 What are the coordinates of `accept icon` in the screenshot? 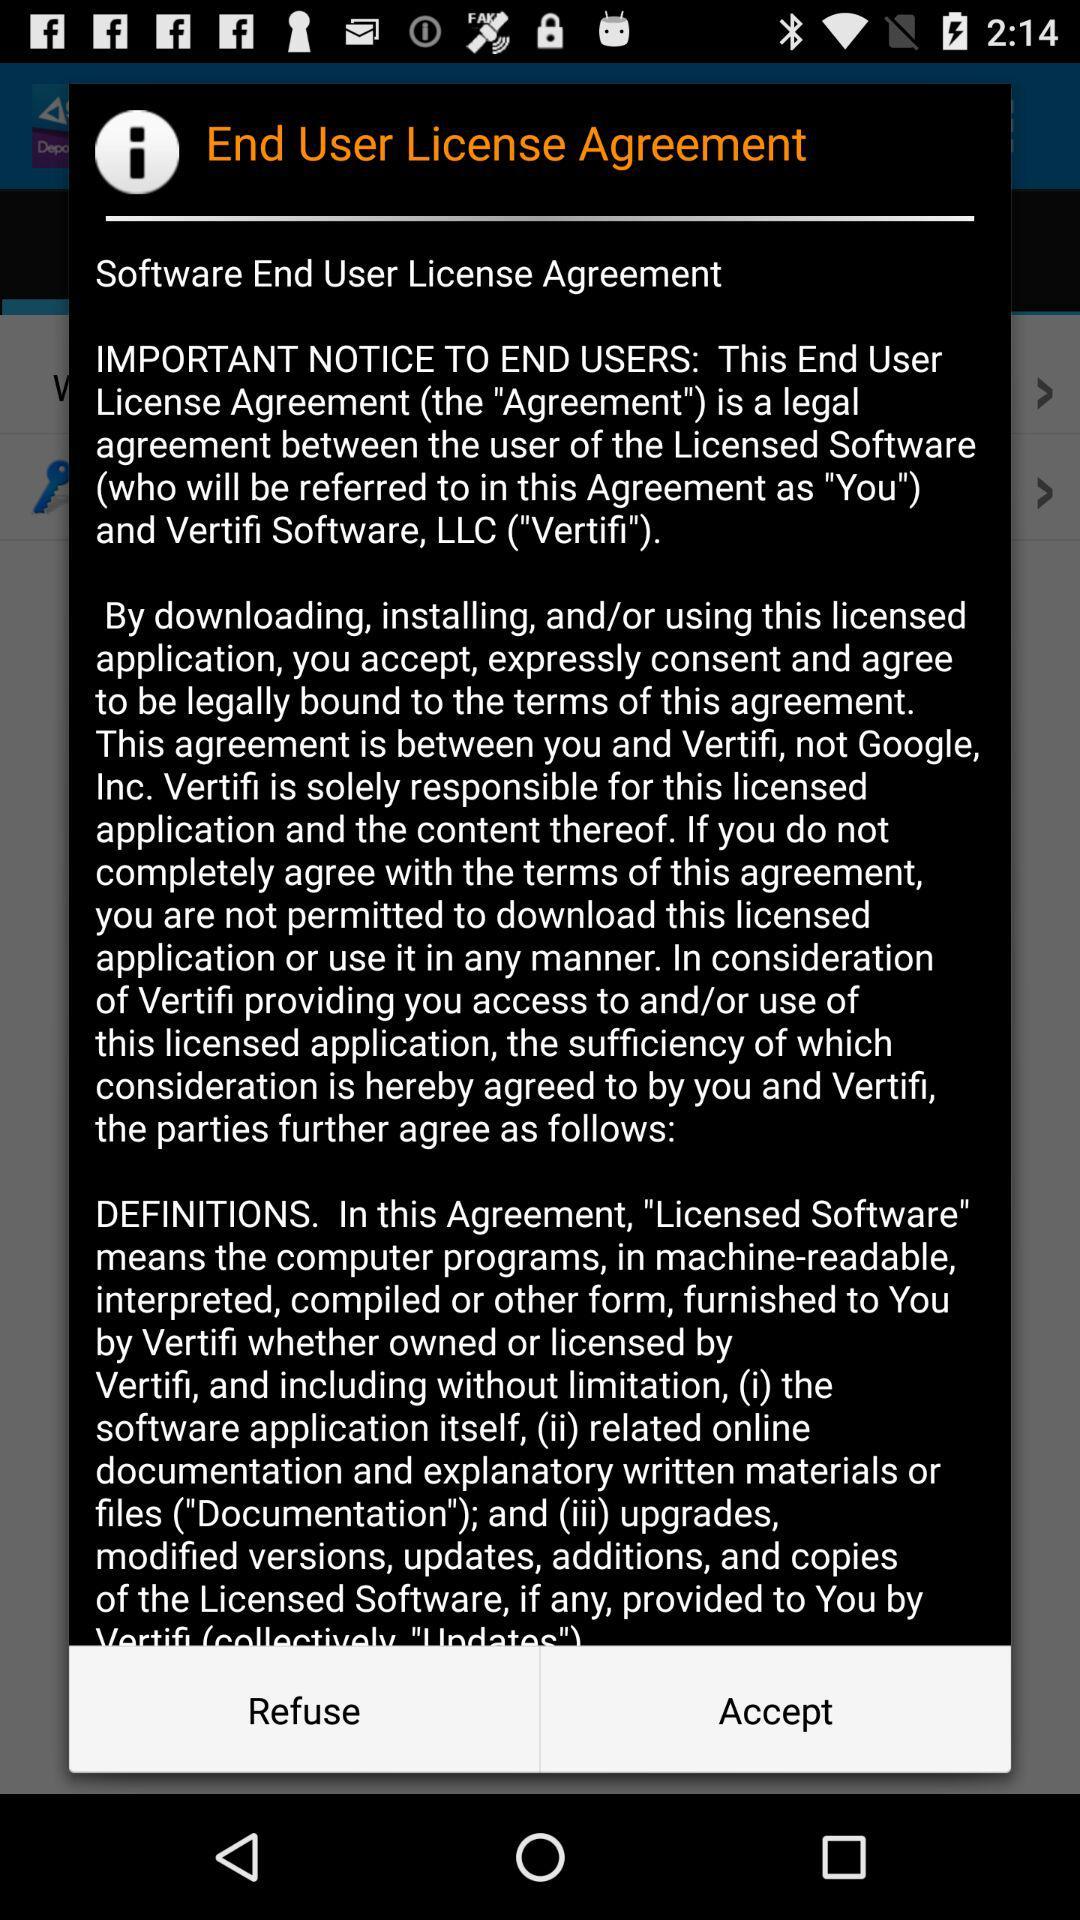 It's located at (774, 1708).